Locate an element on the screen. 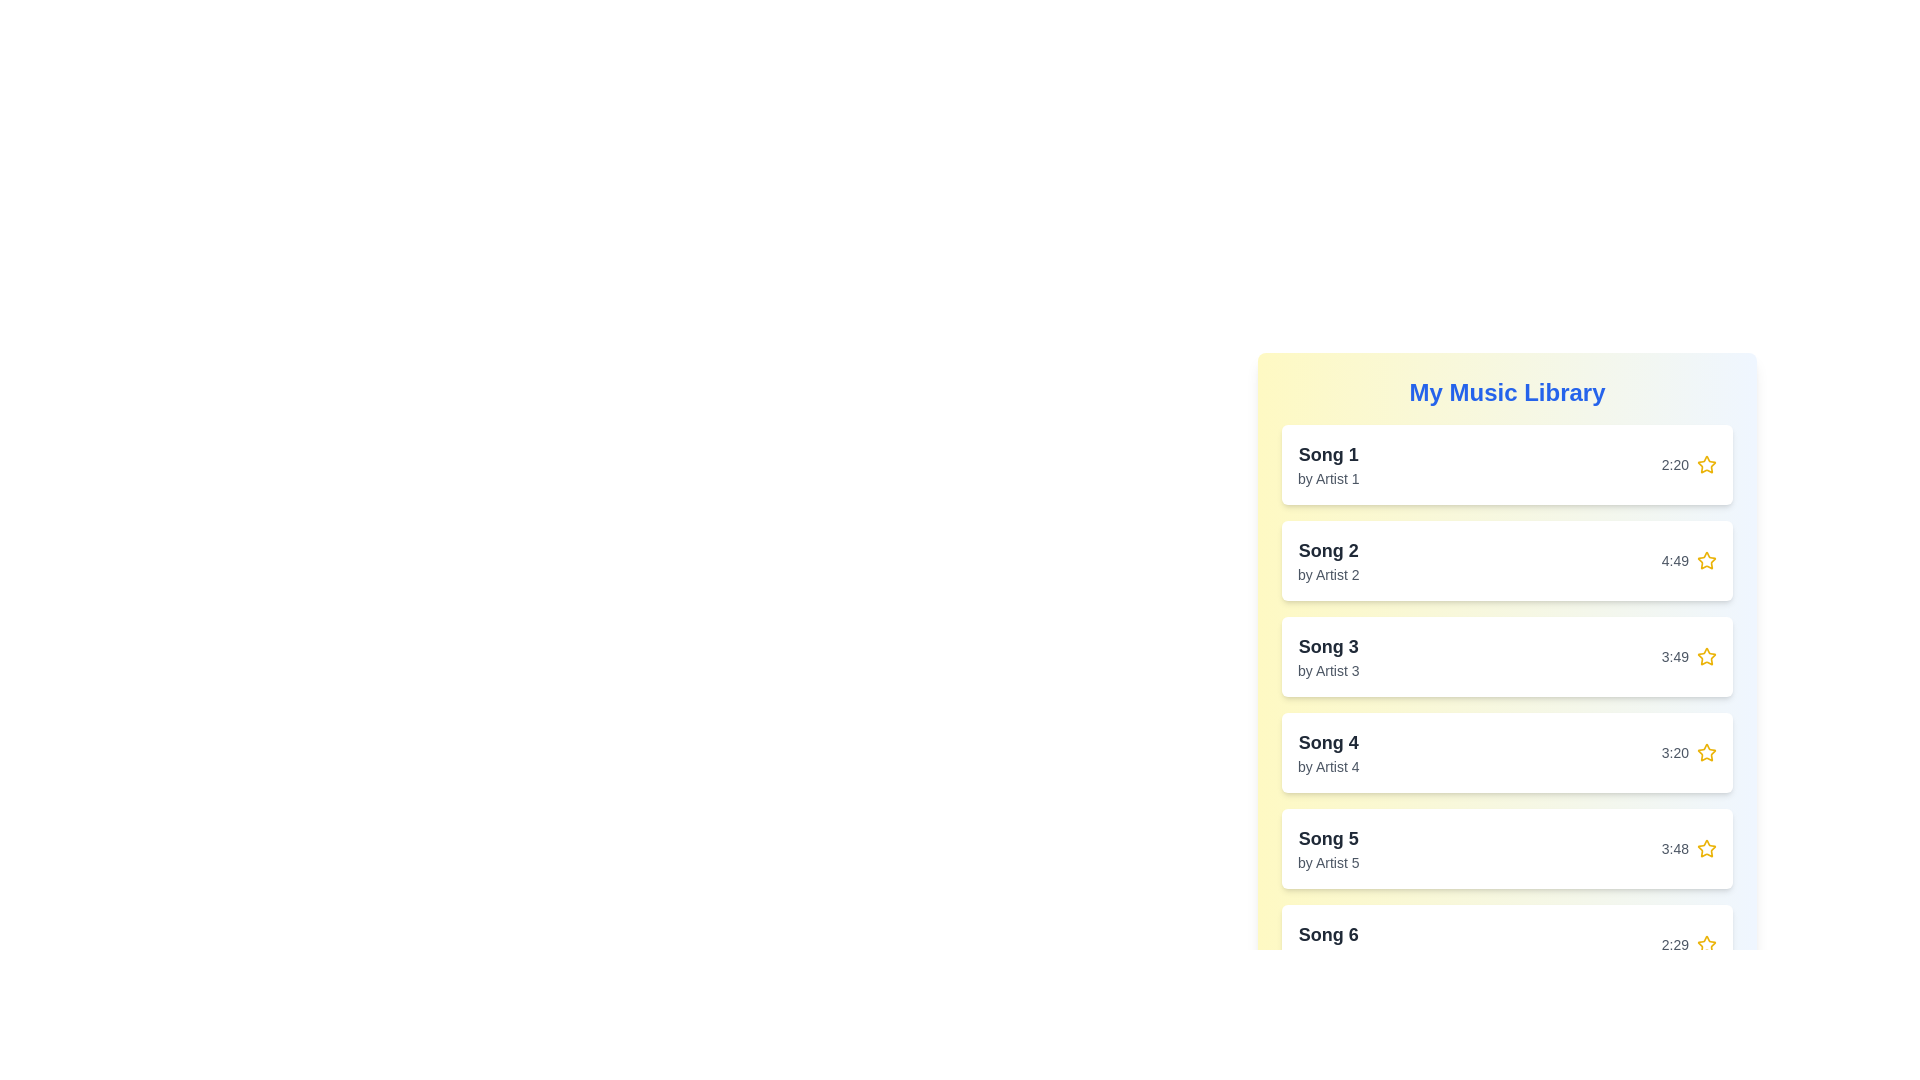 The height and width of the screenshot is (1080, 1920). the star icon to favorite 'Song 4' in the 'My Music Library' section is located at coordinates (1704, 752).